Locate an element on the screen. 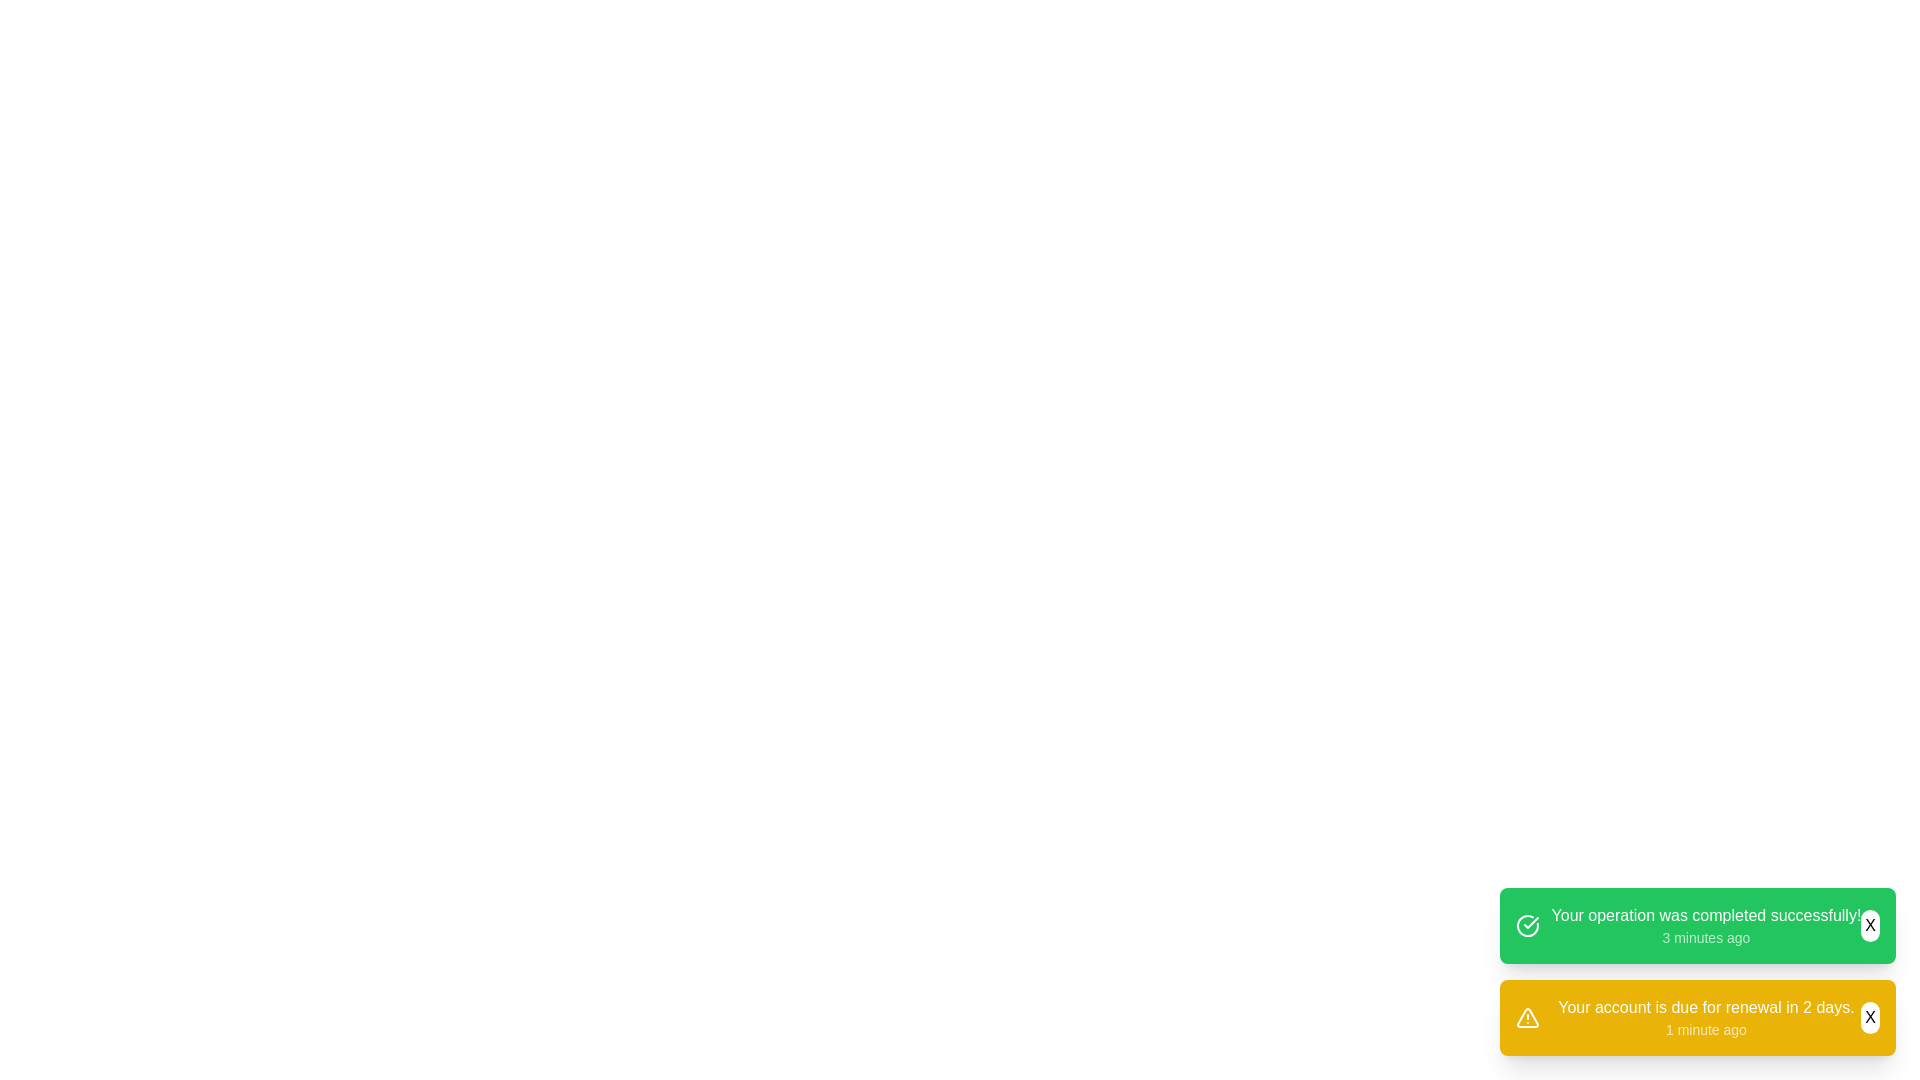 Image resolution: width=1920 pixels, height=1080 pixels. close button of the notification with the message 'Your operation was completed successfully!' is located at coordinates (1869, 925).